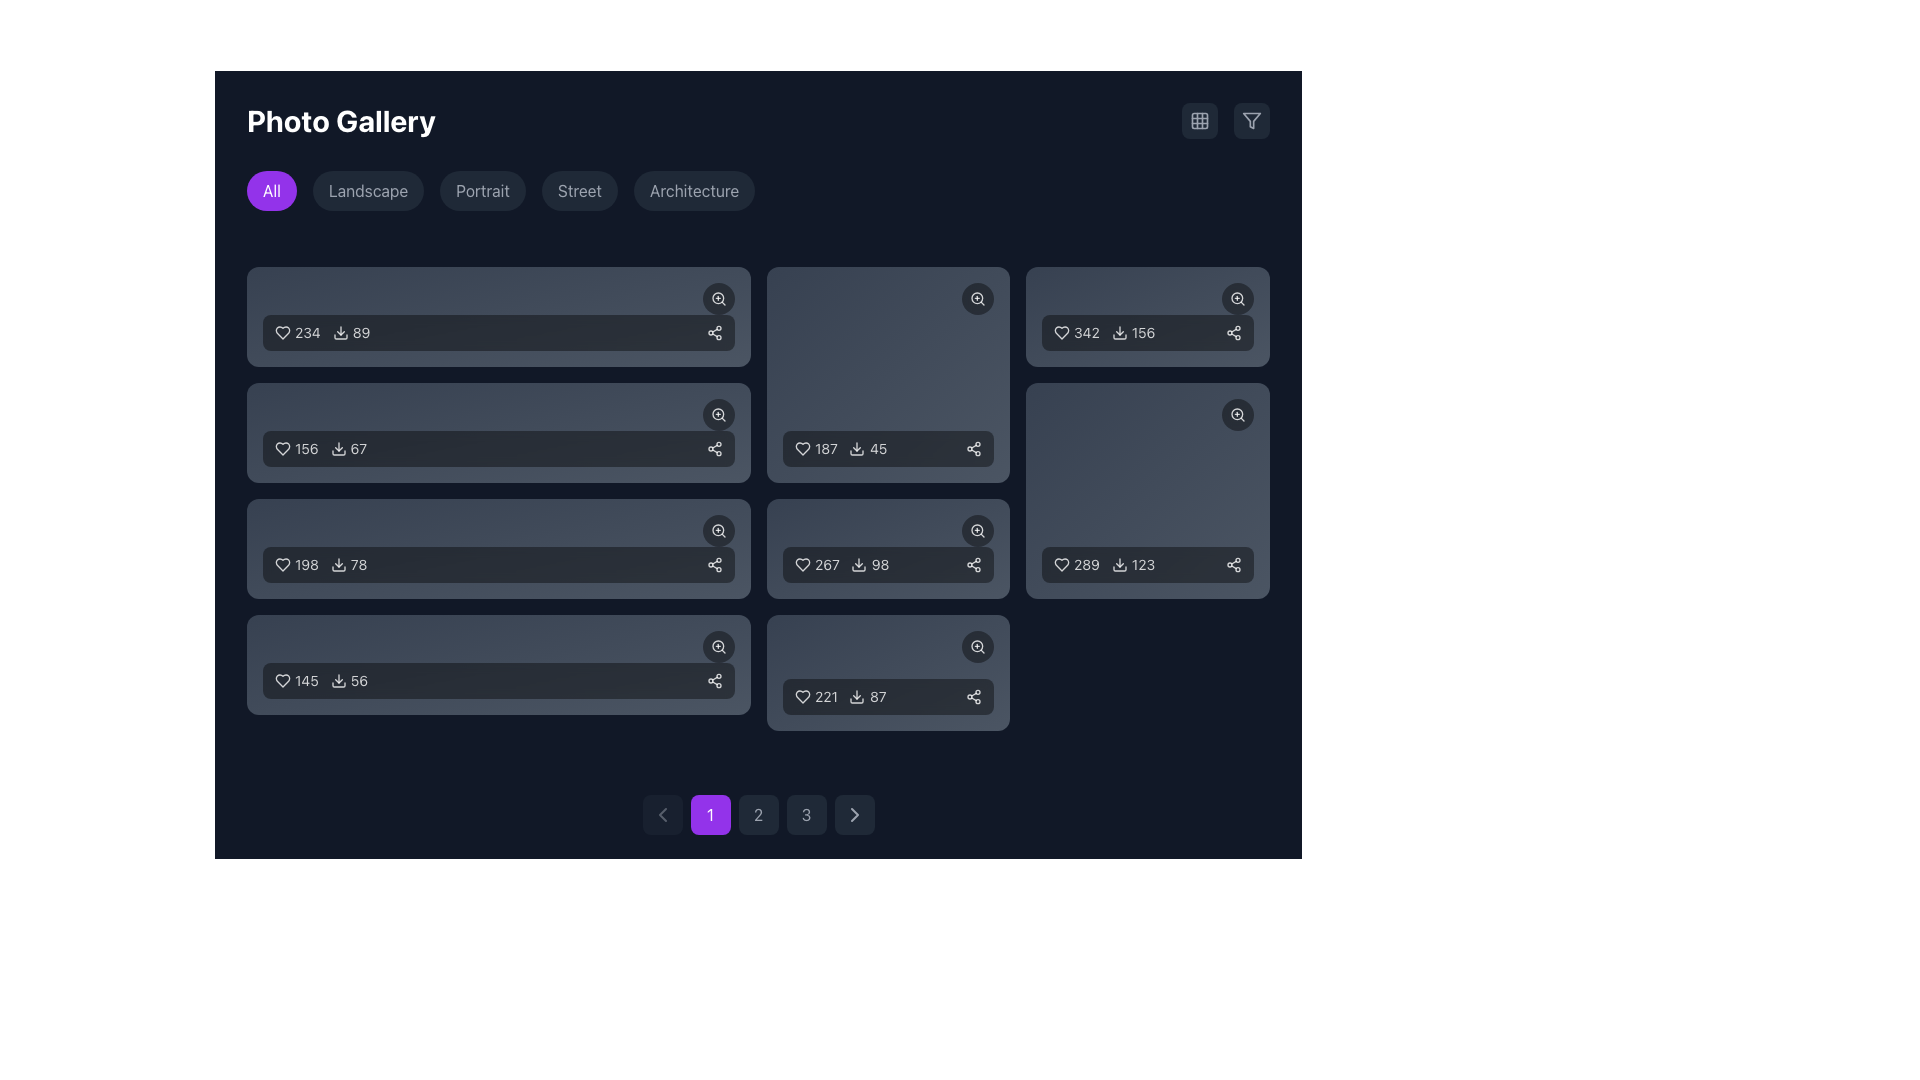 The image size is (1920, 1080). Describe the element at coordinates (717, 413) in the screenshot. I see `the center of the magnifying glass icon, which is the second icon in the row within the second card from the top-left corner of the grid layout` at that location.